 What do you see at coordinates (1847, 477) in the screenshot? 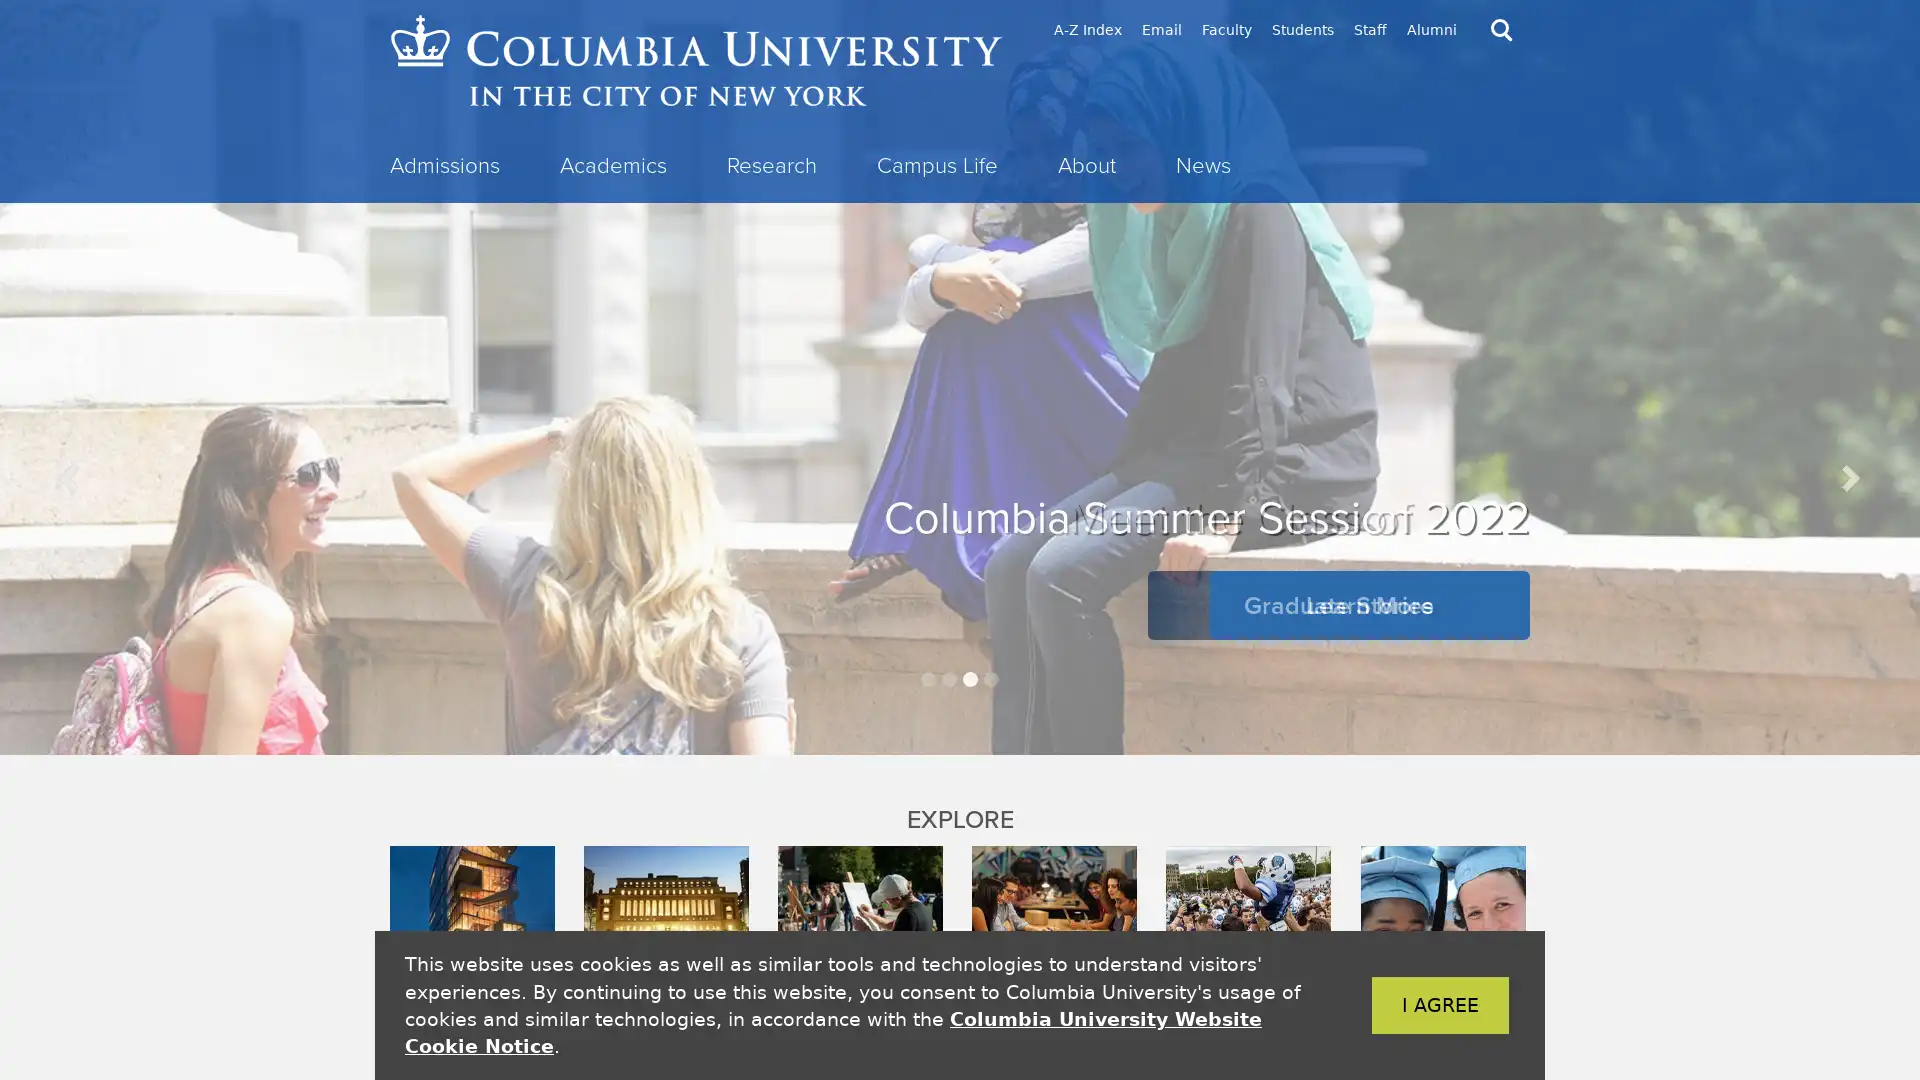
I see `Next` at bounding box center [1847, 477].